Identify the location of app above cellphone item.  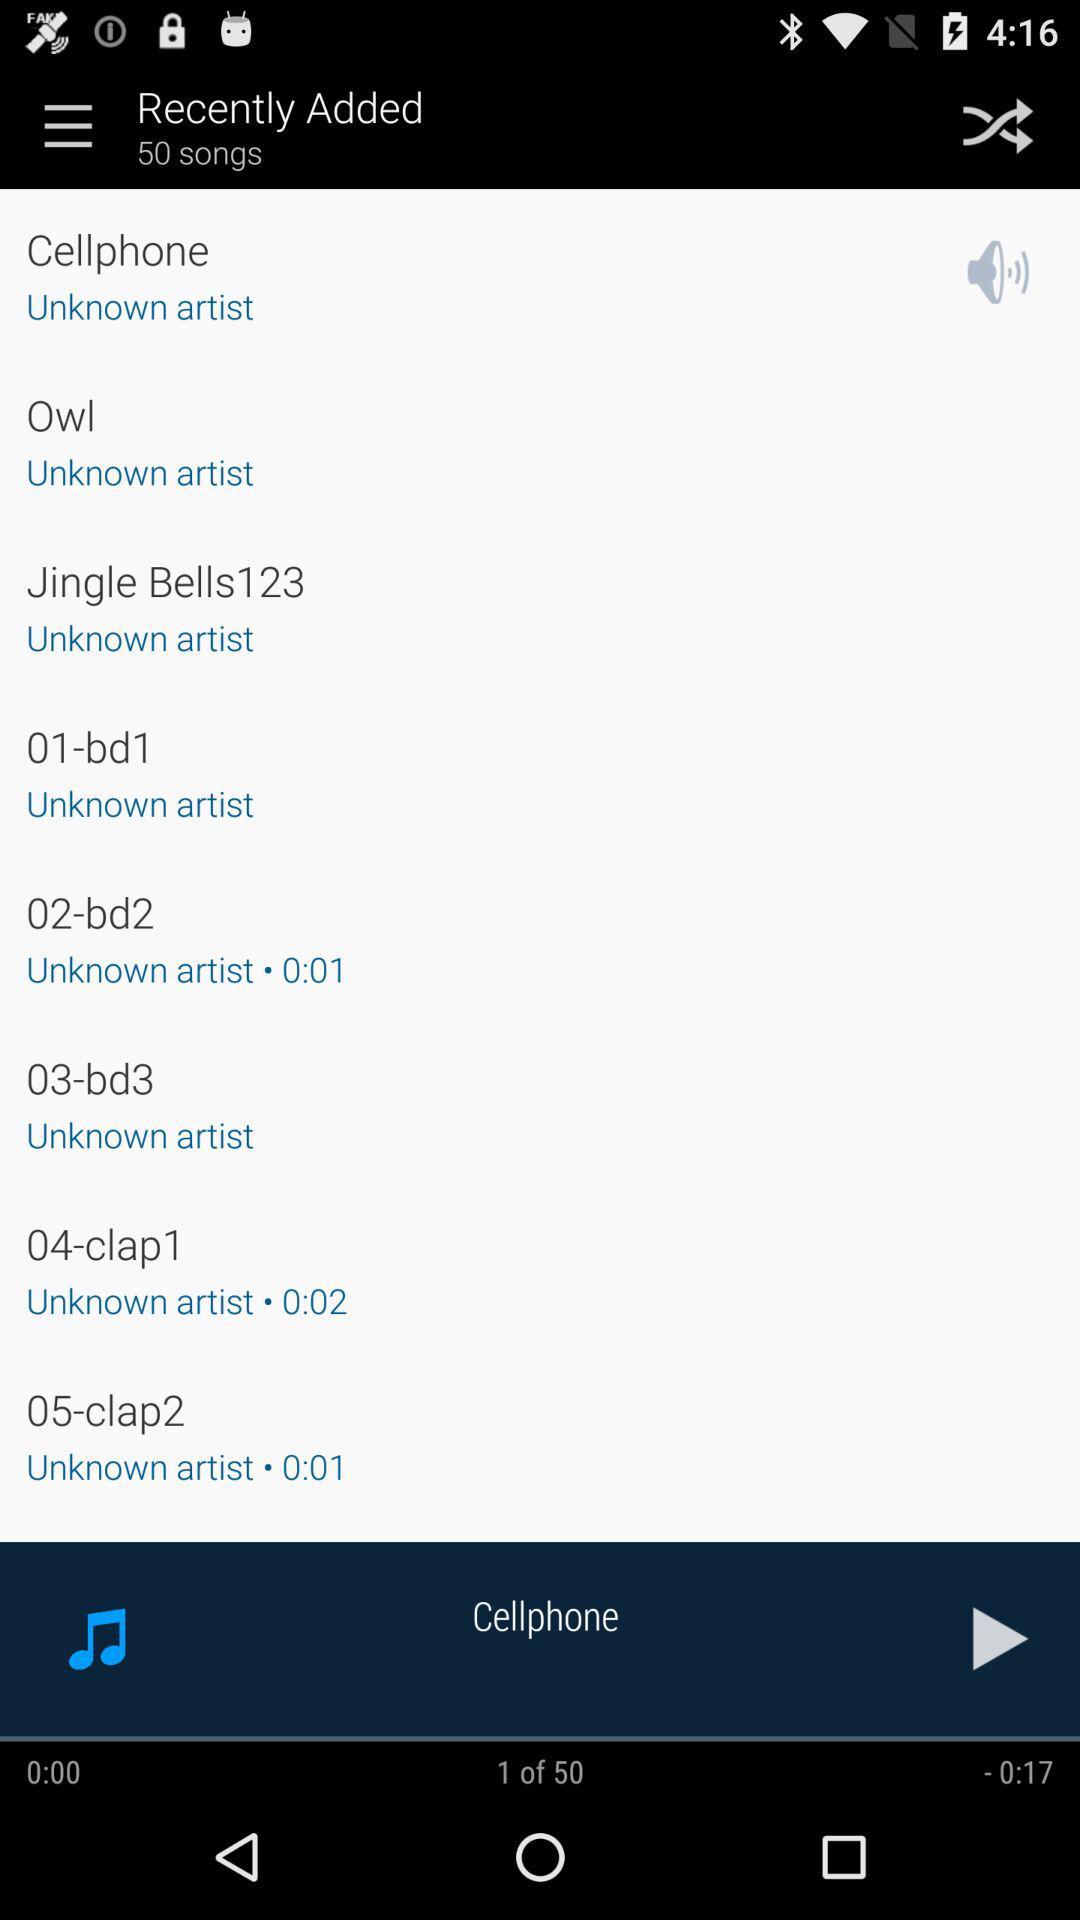
(67, 124).